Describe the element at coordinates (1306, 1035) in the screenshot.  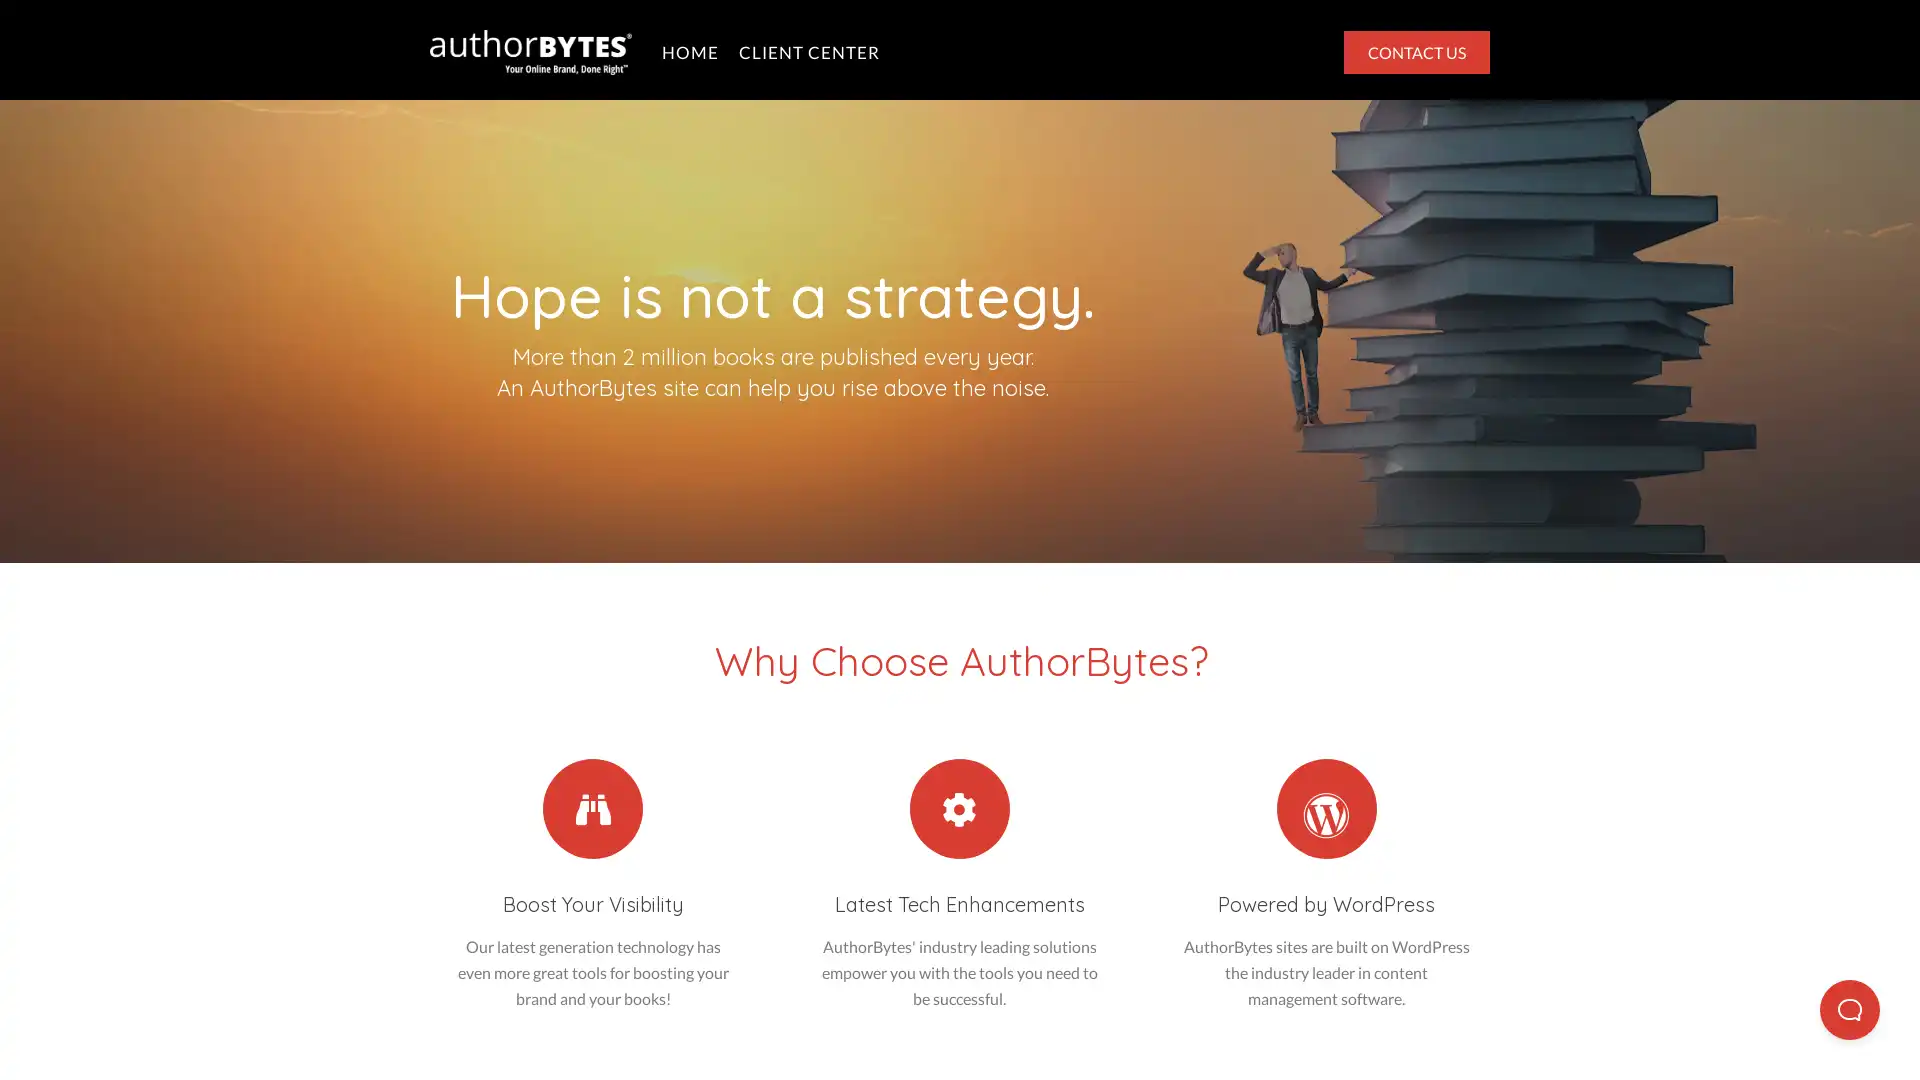
I see `Deny` at that location.